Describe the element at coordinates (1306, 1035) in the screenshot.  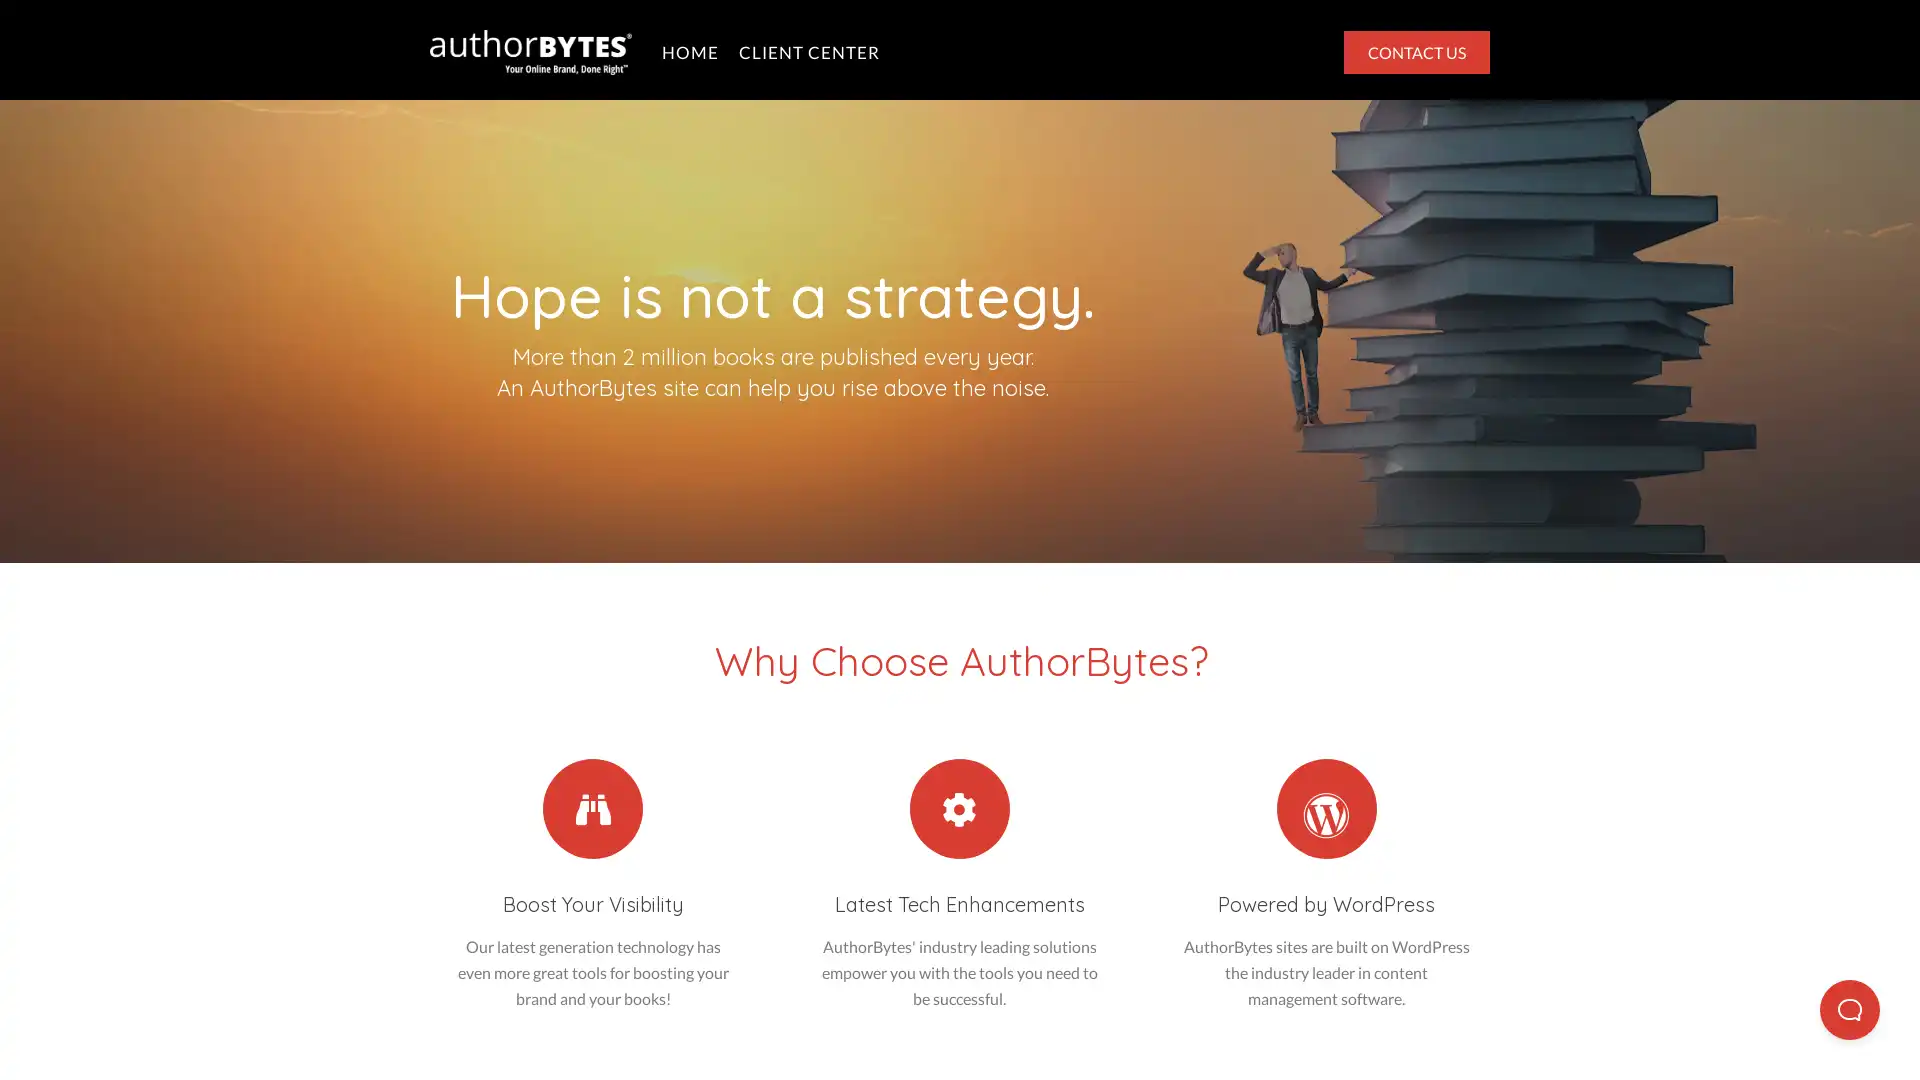
I see `Deny` at that location.